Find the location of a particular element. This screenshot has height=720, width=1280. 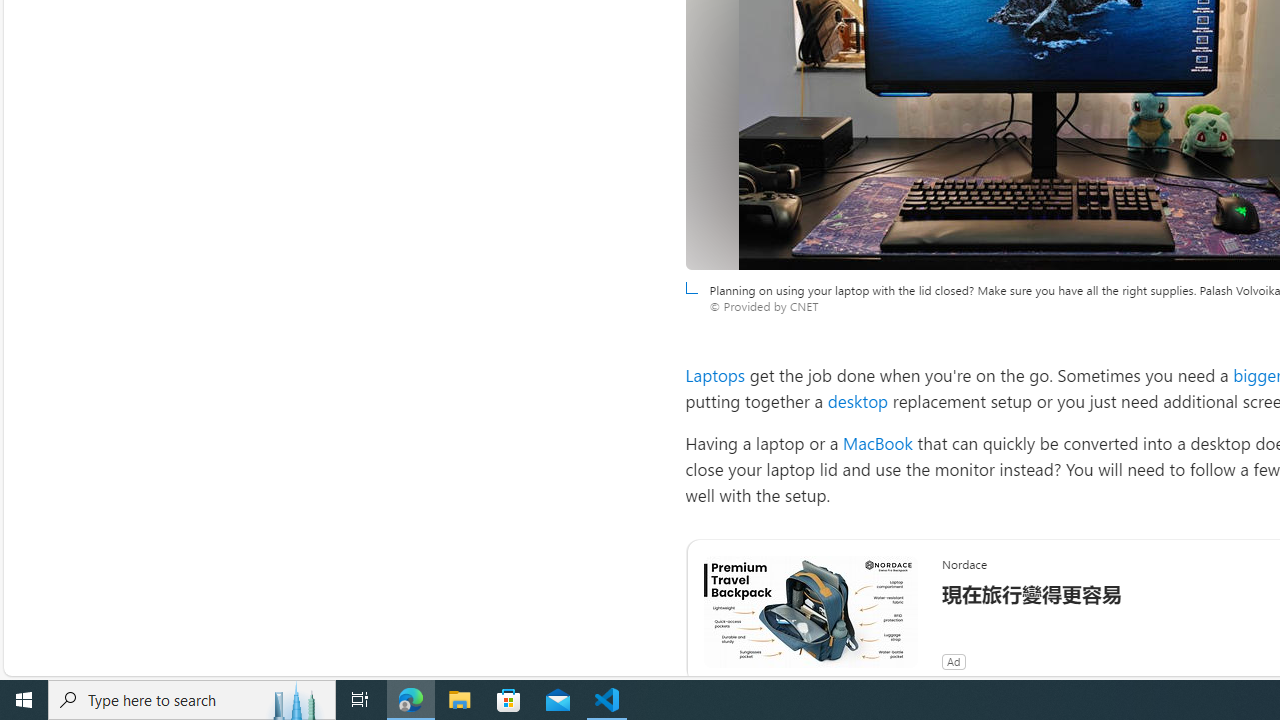

'MacBook' is located at coordinates (878, 442).